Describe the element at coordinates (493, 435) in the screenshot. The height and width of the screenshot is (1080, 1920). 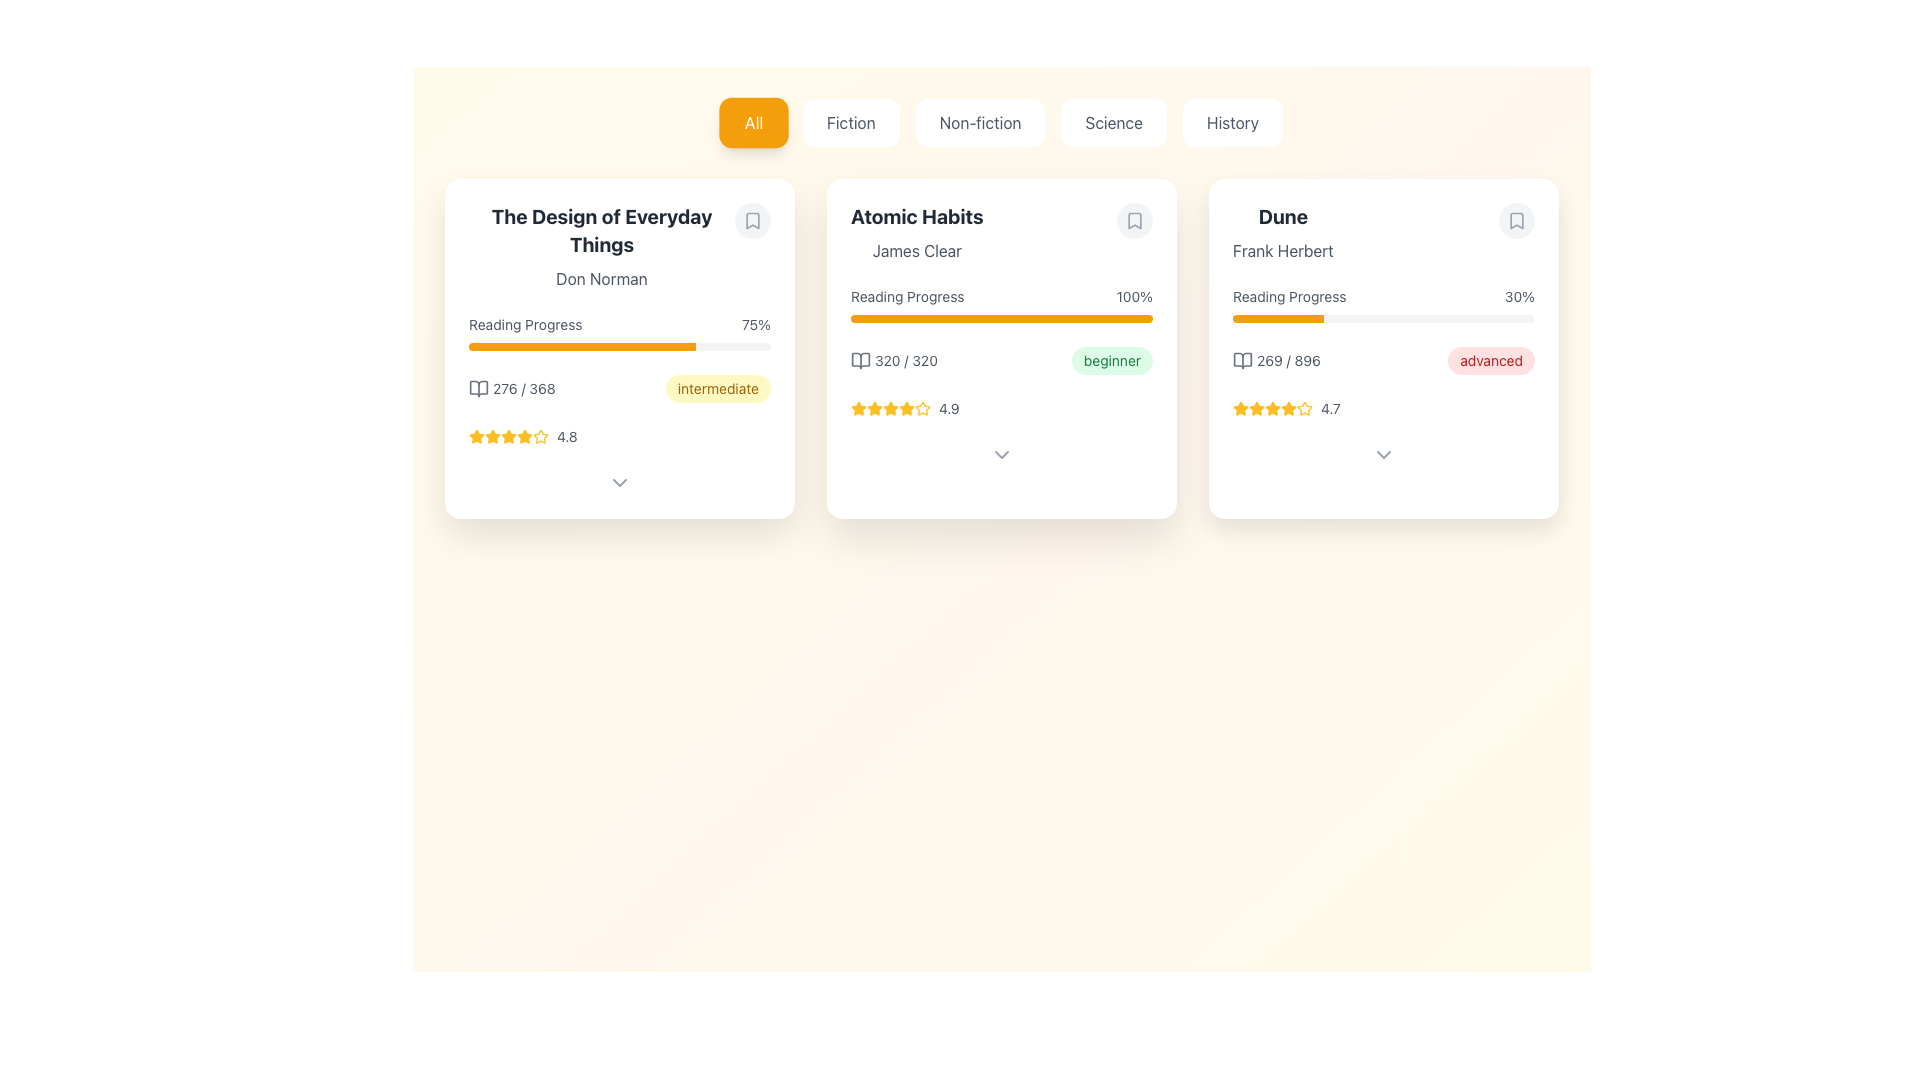
I see `the third star icon in the star rating system for 'The Design of Everyday Things' located at the bottom left corner of the card` at that location.